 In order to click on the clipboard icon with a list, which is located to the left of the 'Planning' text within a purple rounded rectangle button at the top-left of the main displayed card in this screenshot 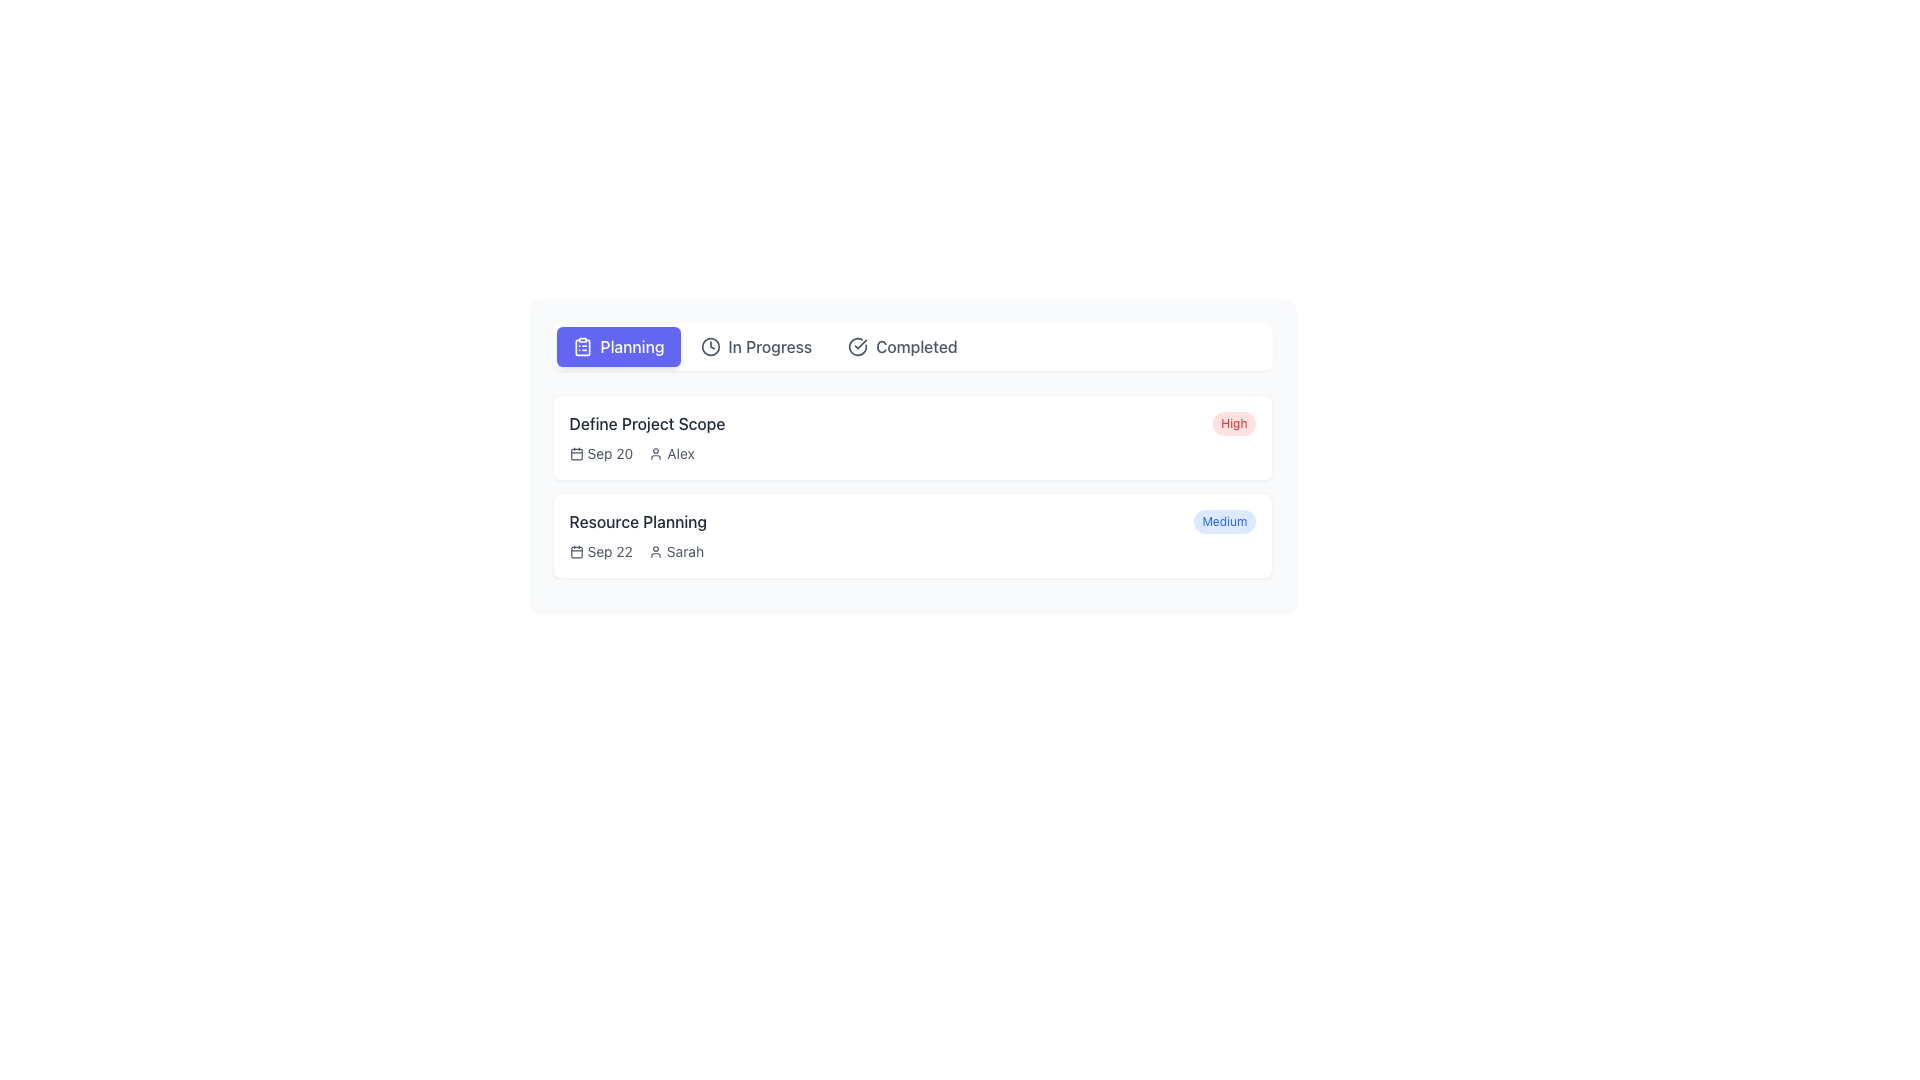, I will do `click(581, 346)`.